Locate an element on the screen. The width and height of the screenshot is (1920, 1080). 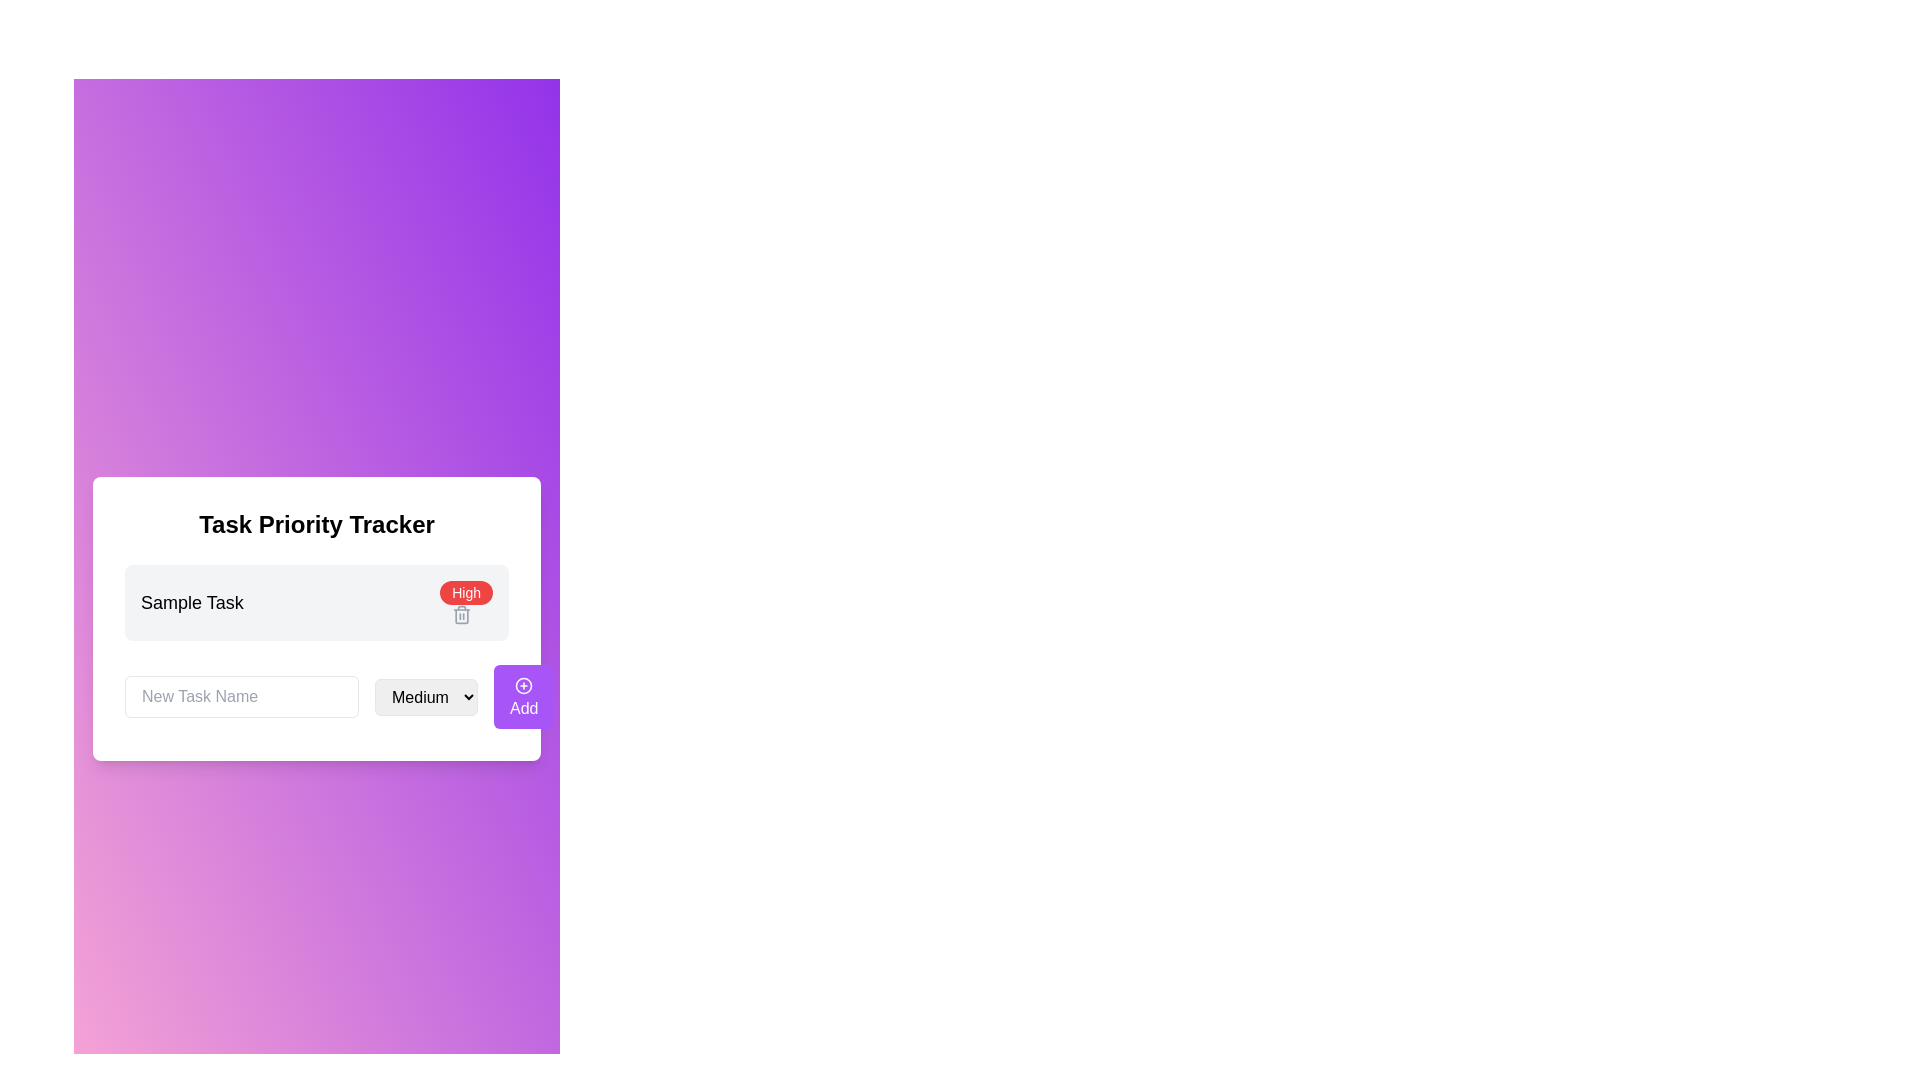
the non-interactive label indicating 'High' priority status associated with the task item labeled 'Sample Task' is located at coordinates (465, 592).